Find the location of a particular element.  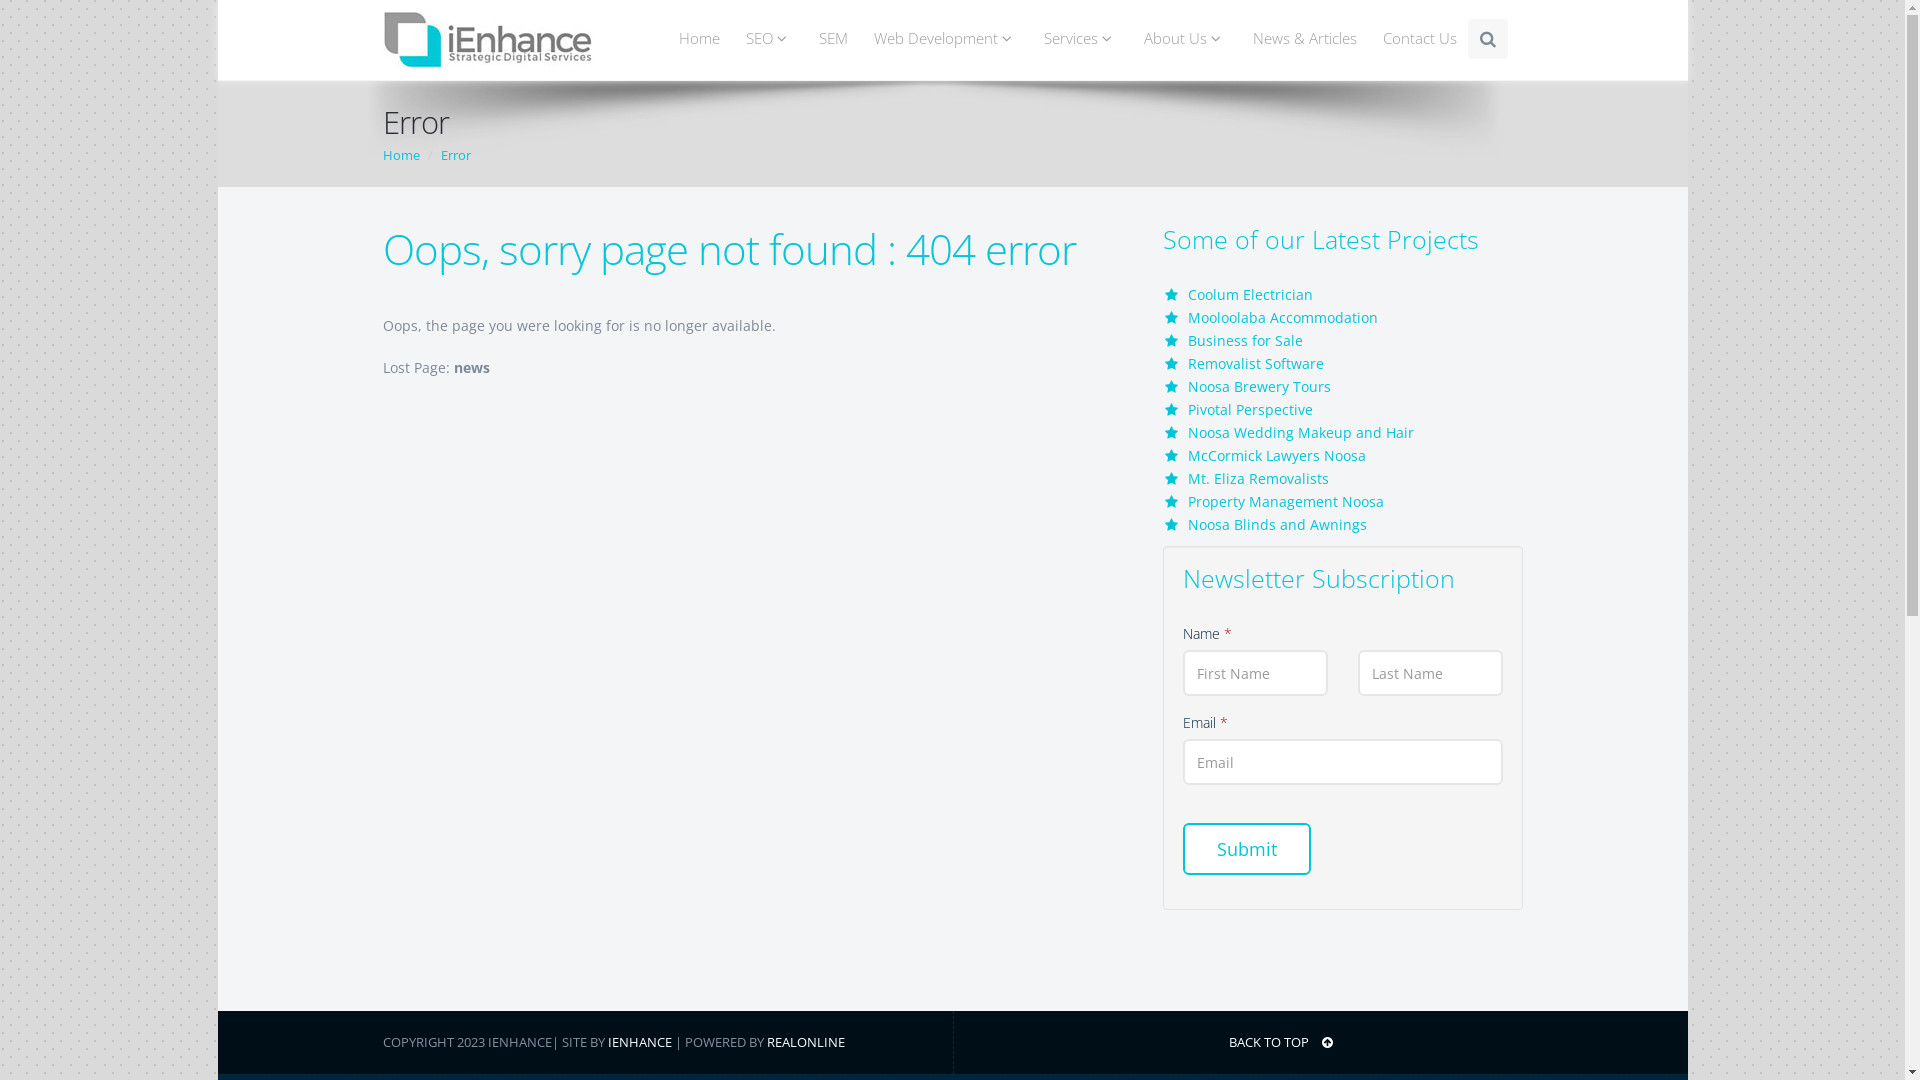

'News & Articles' is located at coordinates (1305, 38).